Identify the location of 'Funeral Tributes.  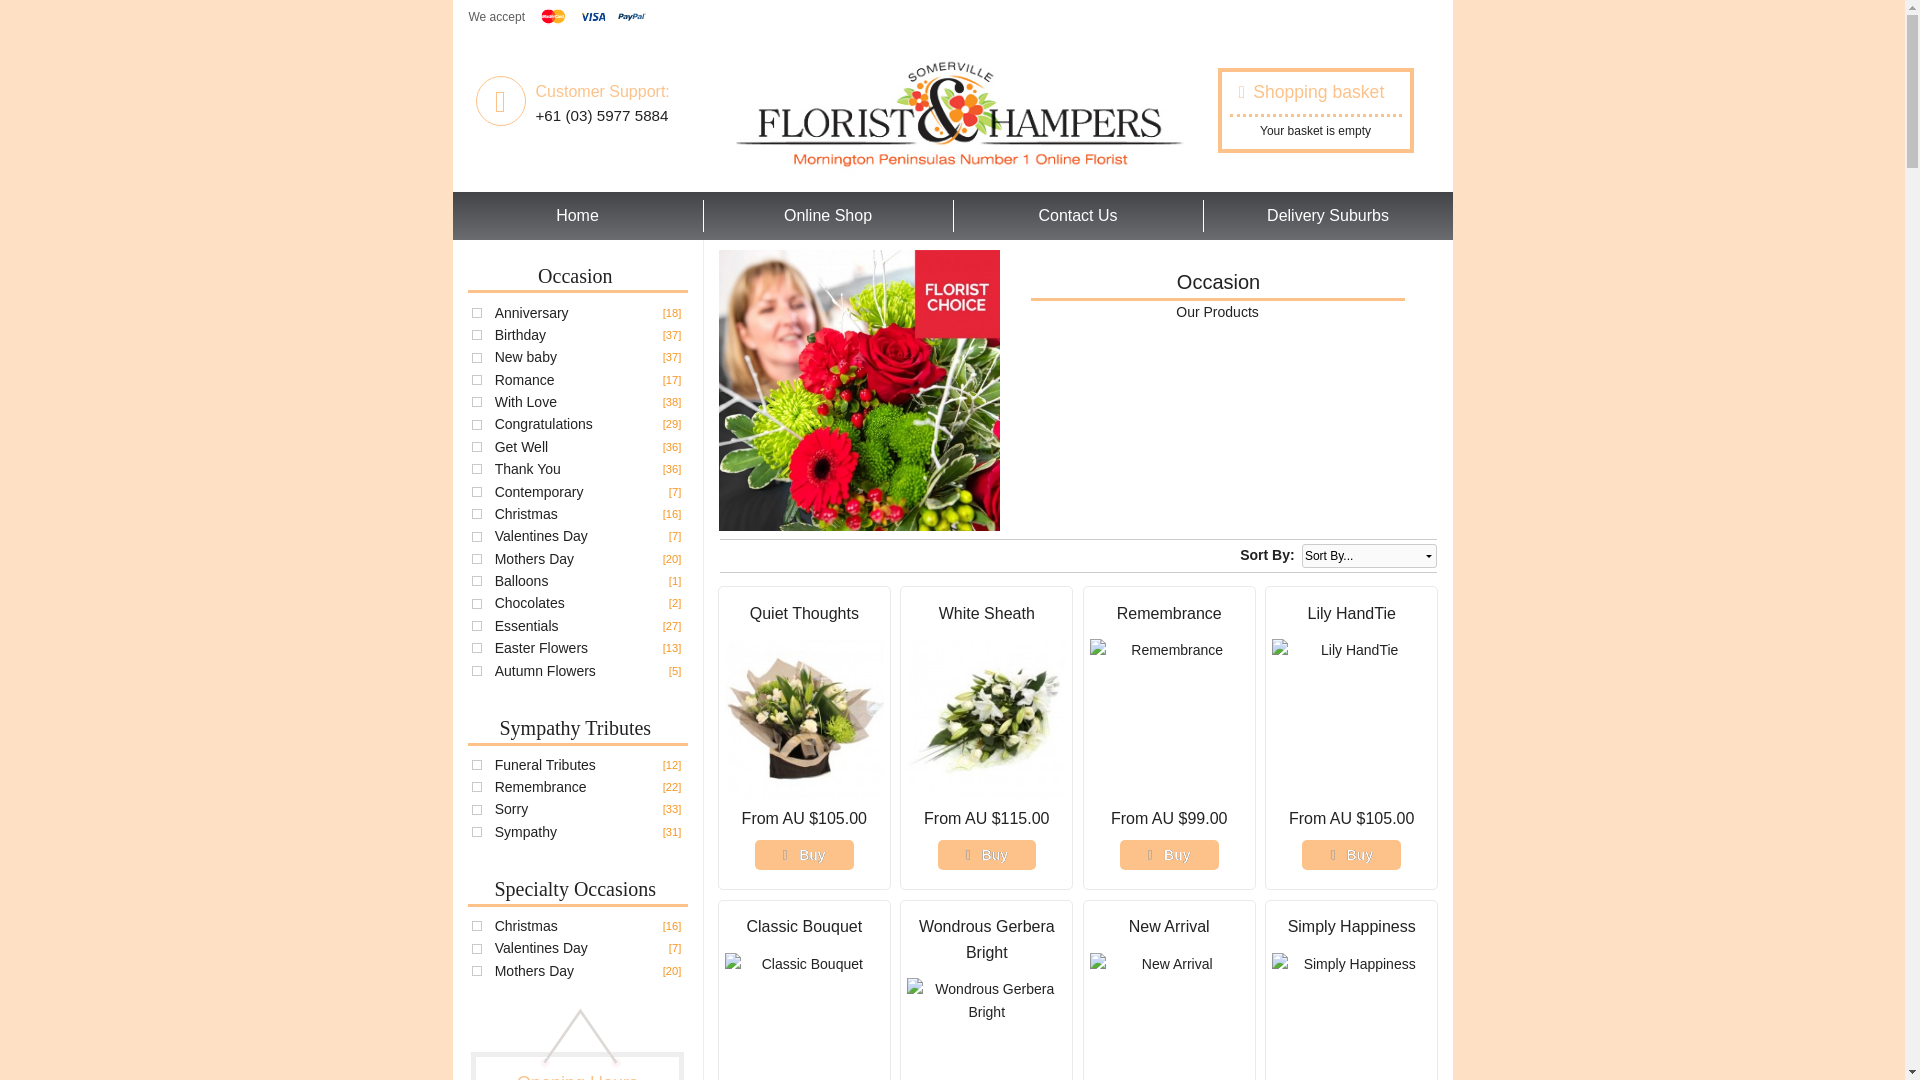
(494, 764).